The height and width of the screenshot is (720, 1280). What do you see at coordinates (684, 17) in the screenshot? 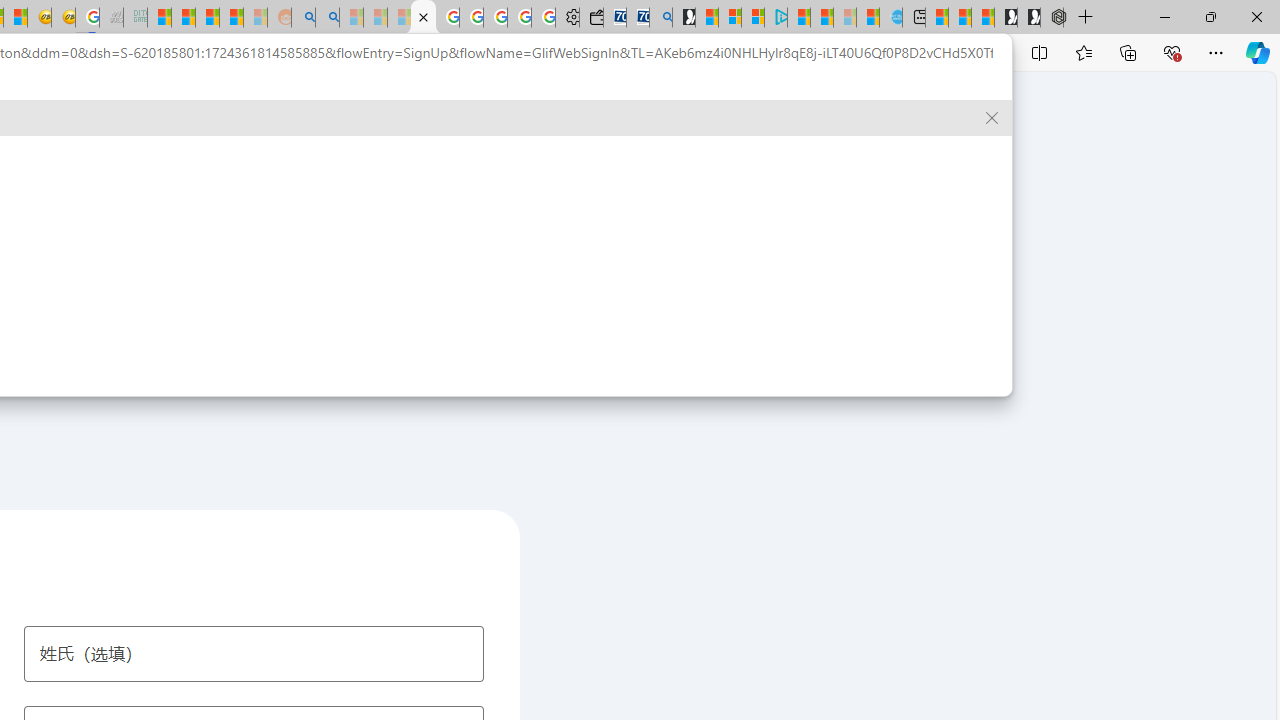
I see `'Microsoft Start Gaming'` at bounding box center [684, 17].